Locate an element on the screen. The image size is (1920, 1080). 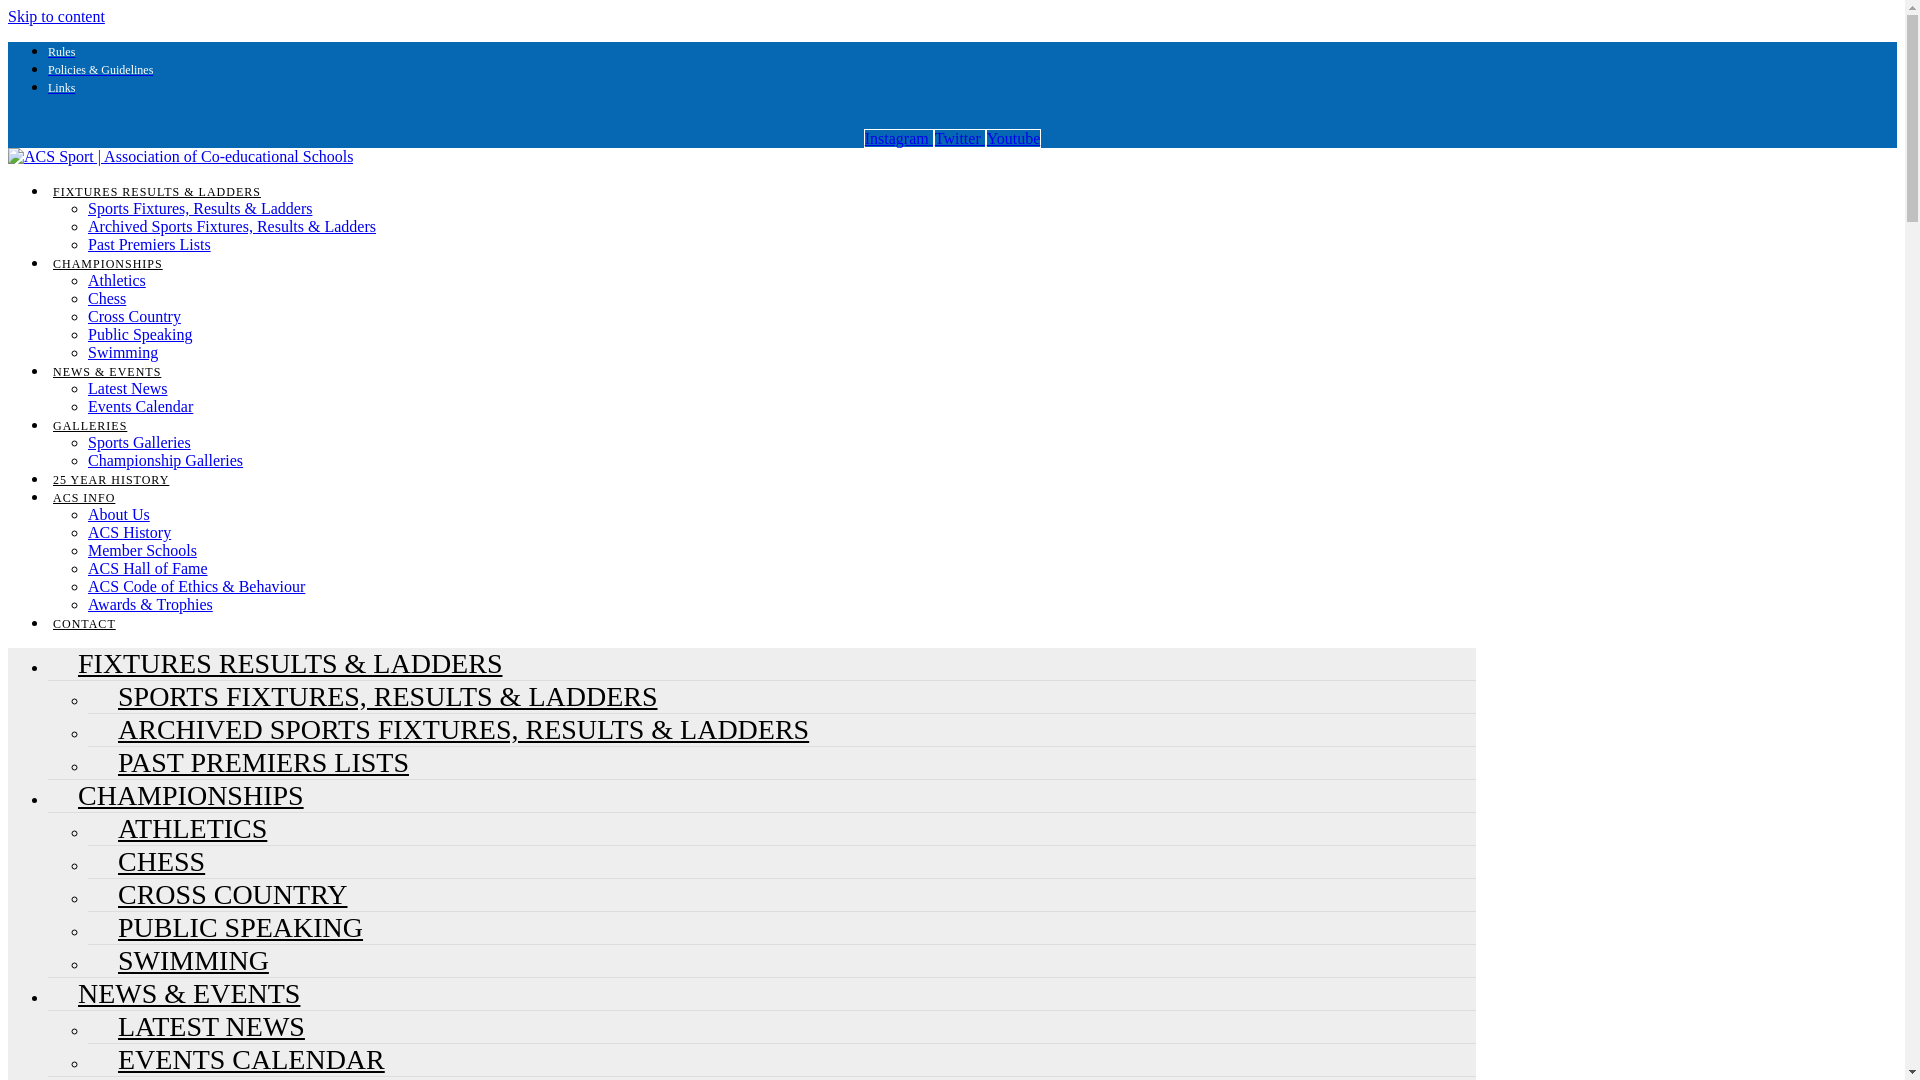
'Cross Country' is located at coordinates (133, 315).